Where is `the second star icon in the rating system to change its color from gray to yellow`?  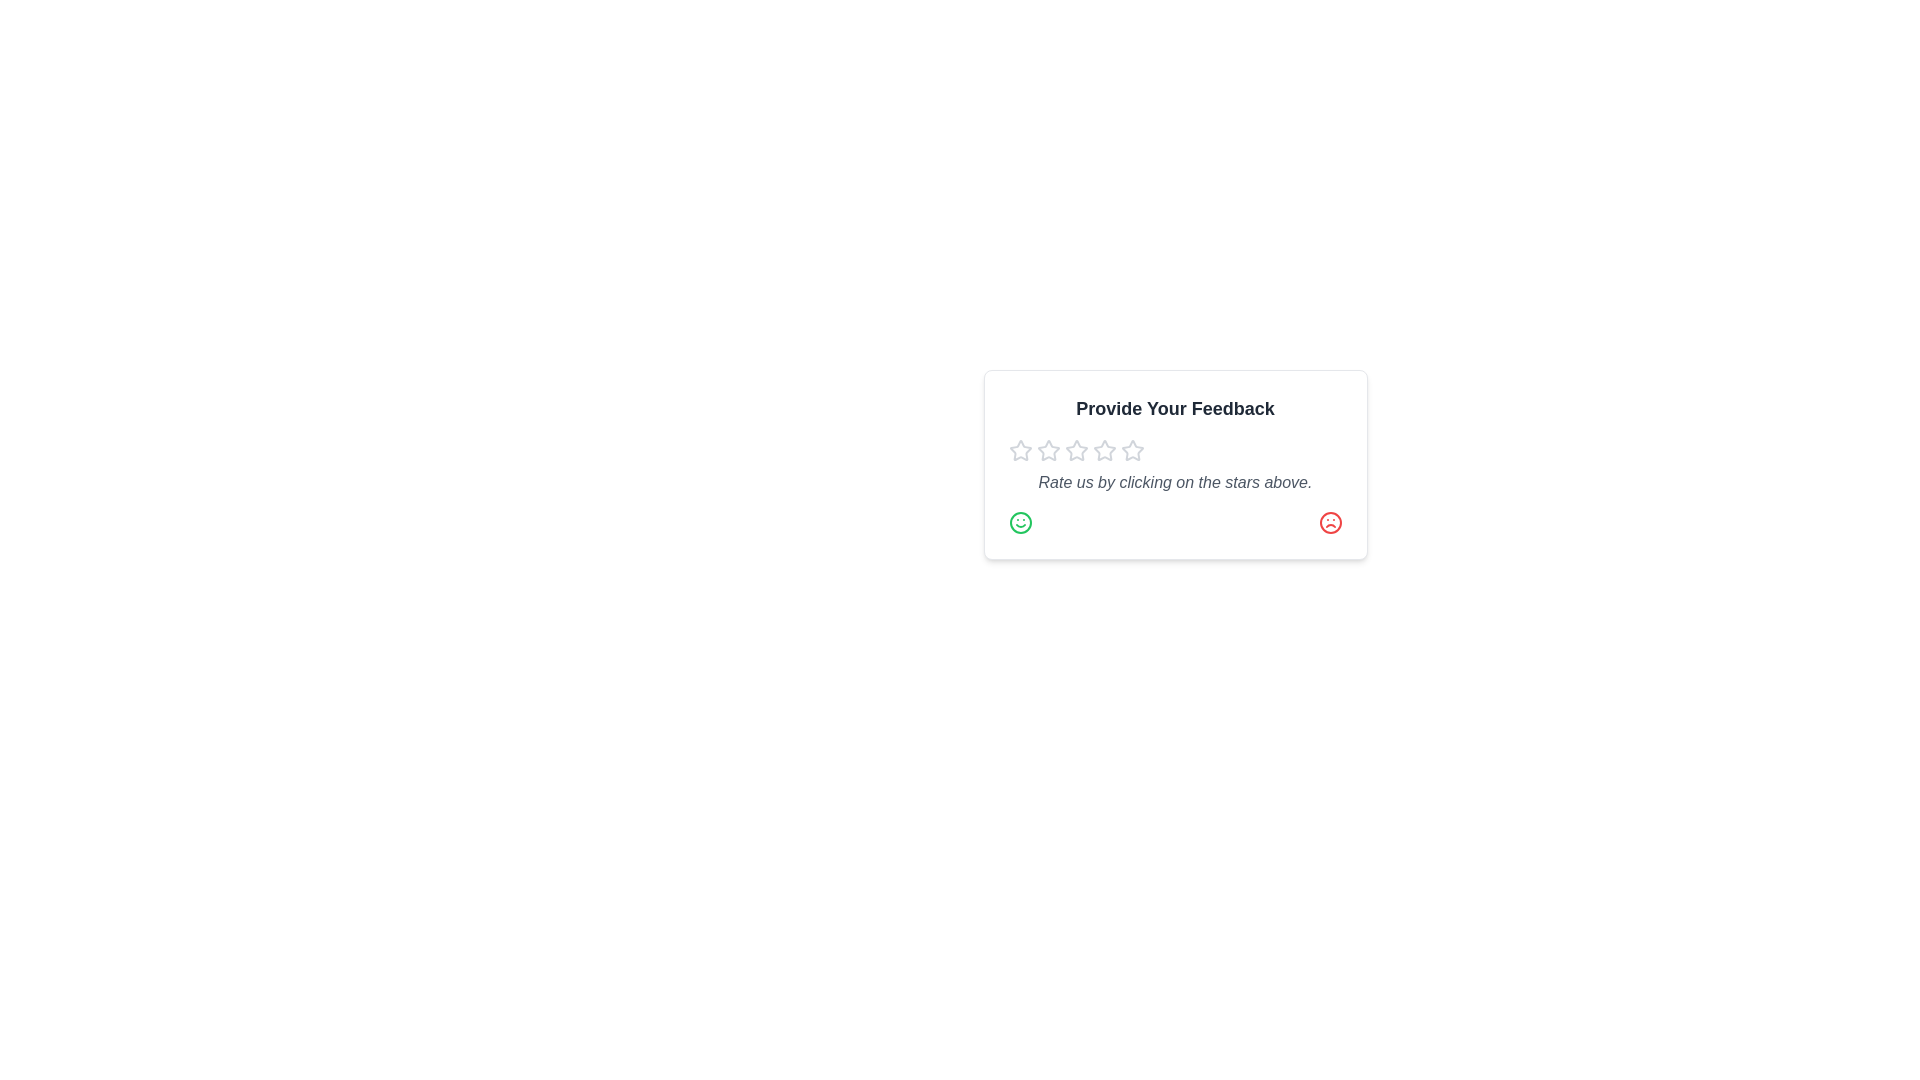 the second star icon in the rating system to change its color from gray to yellow is located at coordinates (1047, 451).